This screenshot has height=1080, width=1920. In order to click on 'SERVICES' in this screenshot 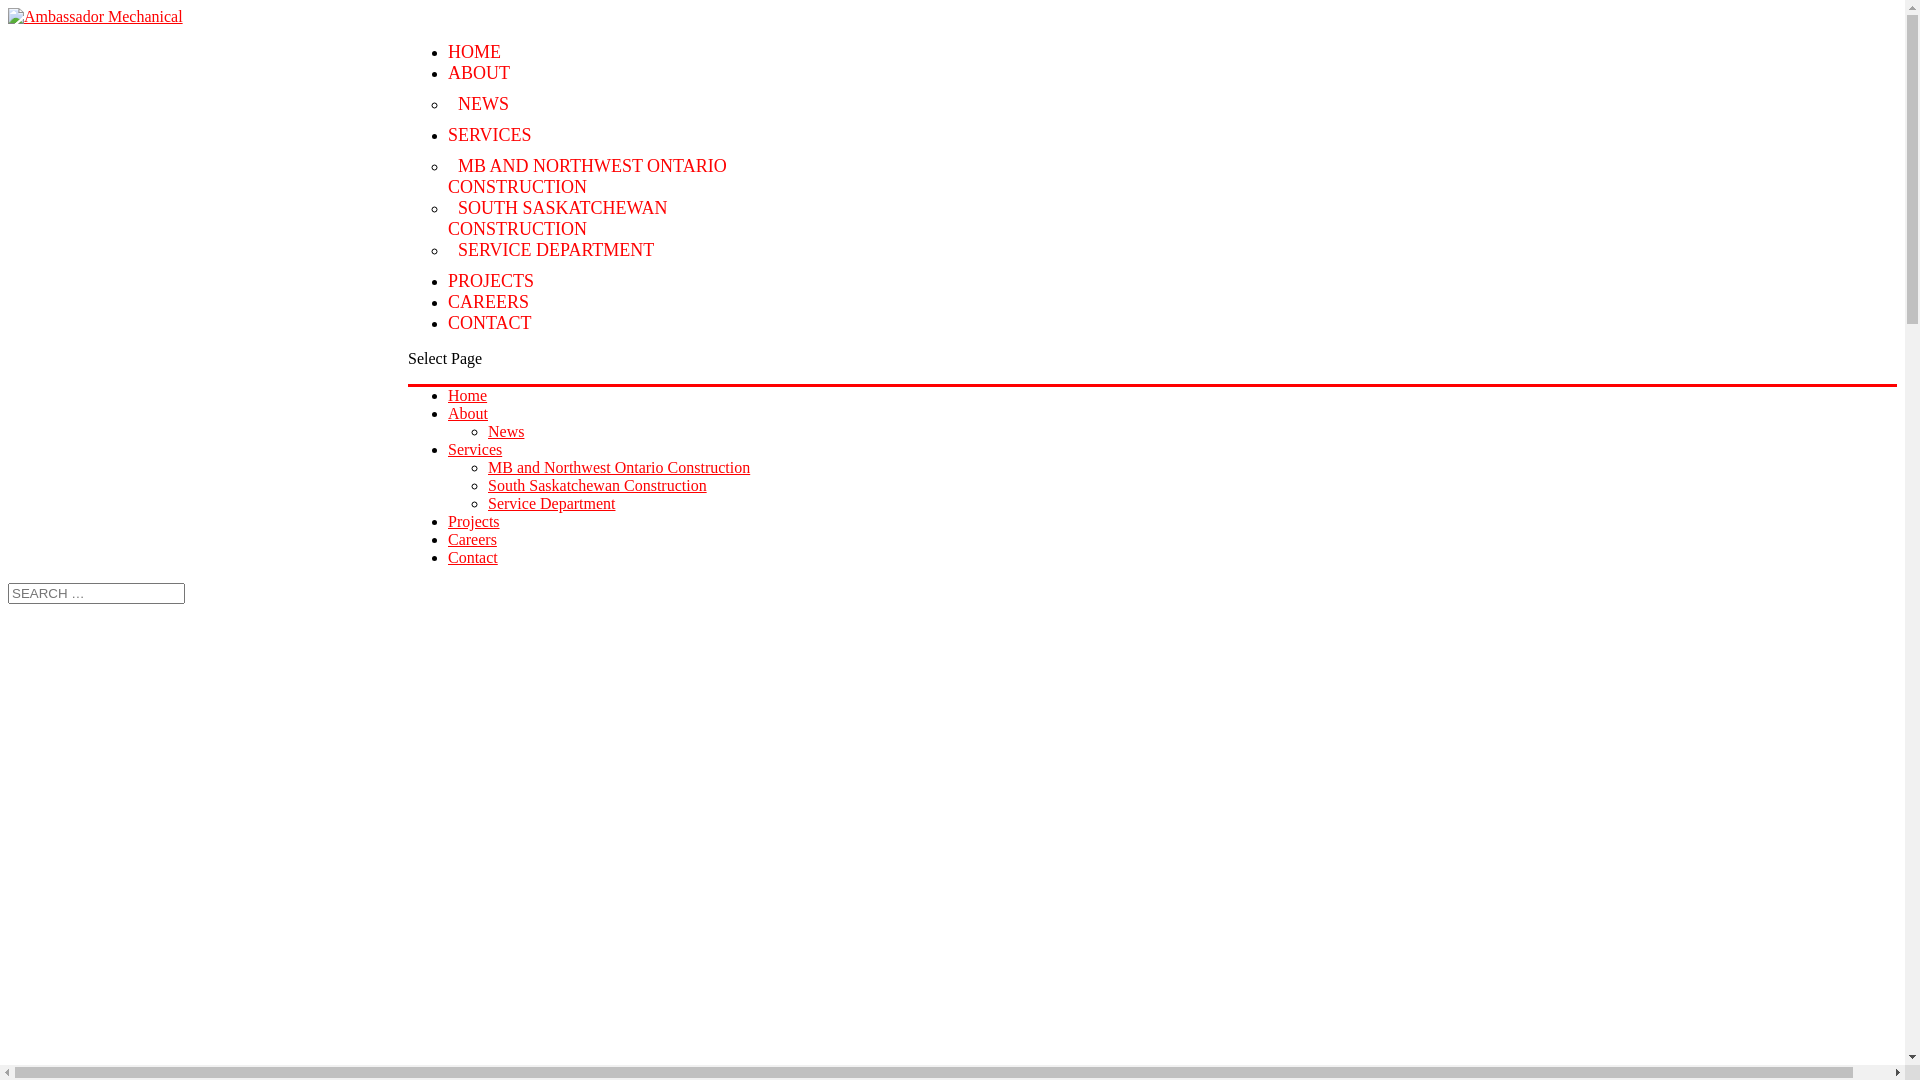, I will do `click(489, 135)`.